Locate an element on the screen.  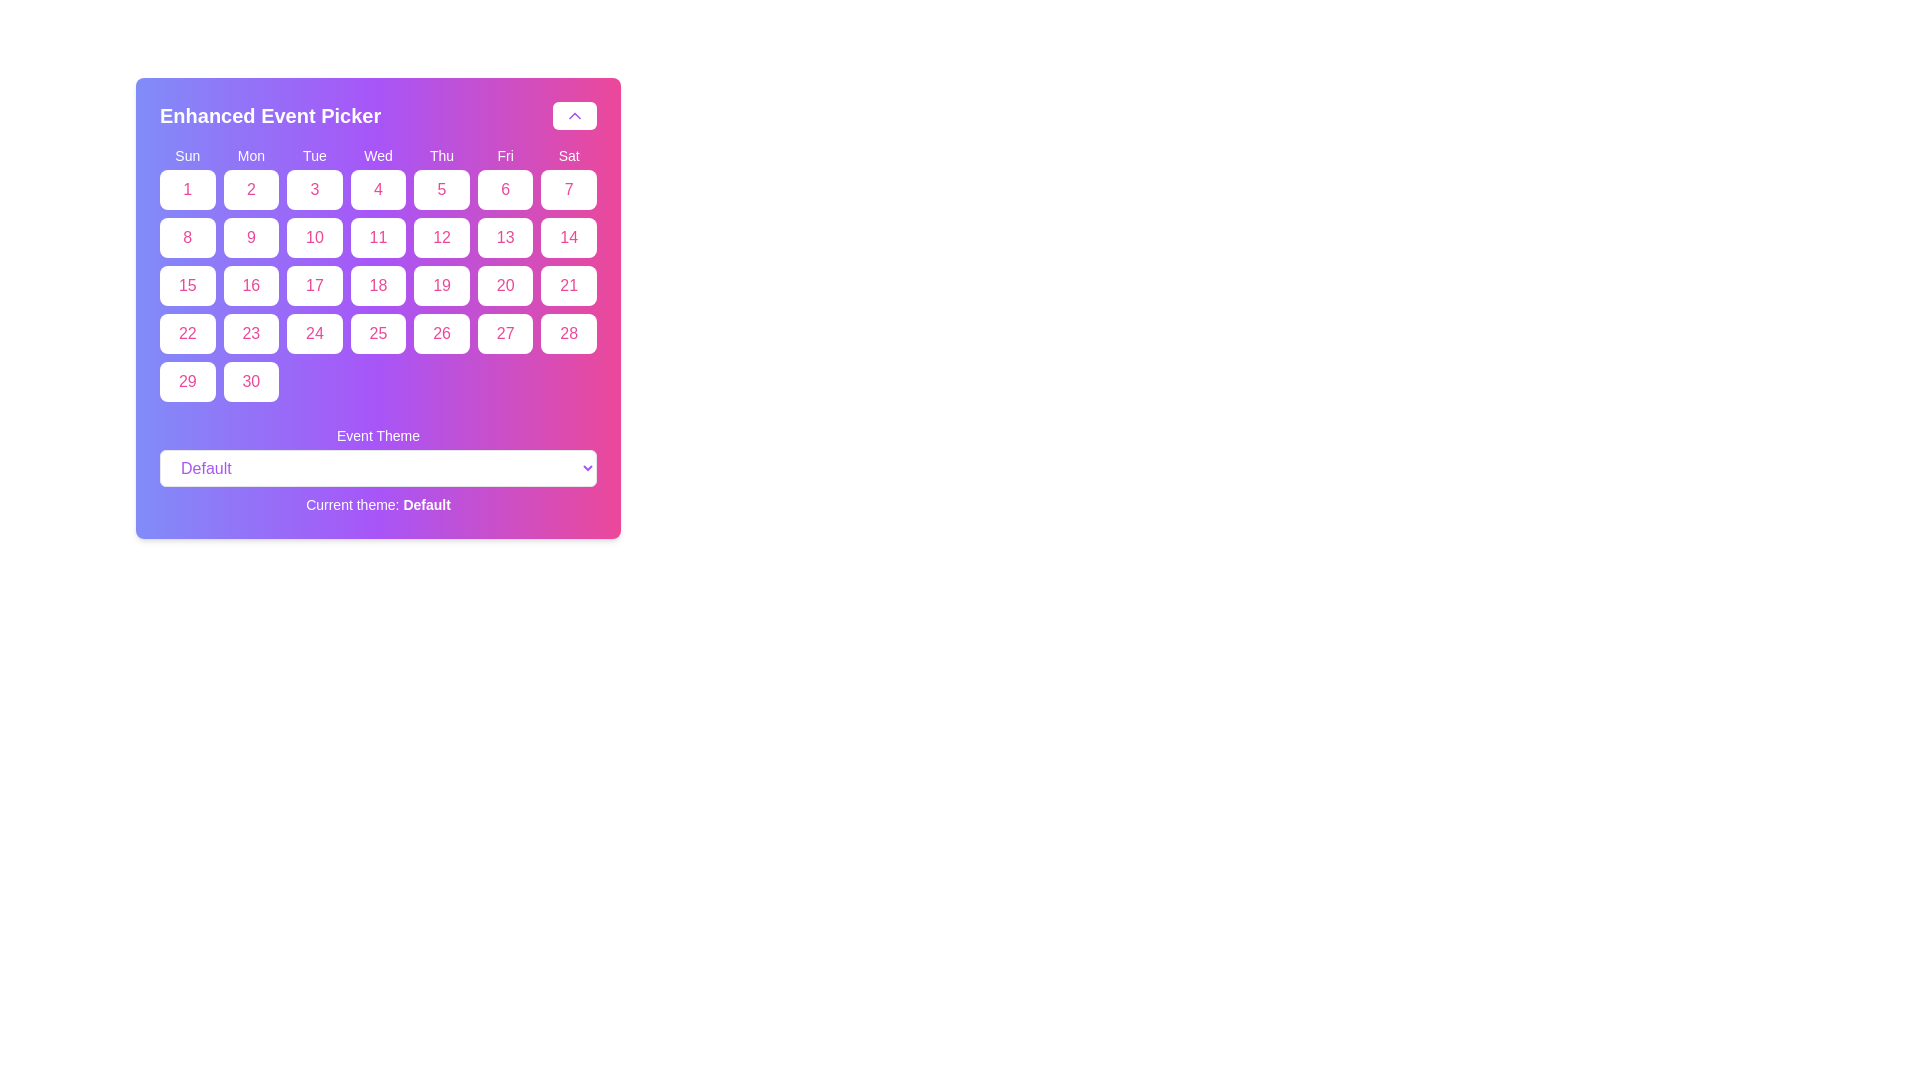
the static text label displaying the currently selected theme of the event as 'Default', located near the bottom of the 'Enhanced Event Picker' UI panel is located at coordinates (378, 504).